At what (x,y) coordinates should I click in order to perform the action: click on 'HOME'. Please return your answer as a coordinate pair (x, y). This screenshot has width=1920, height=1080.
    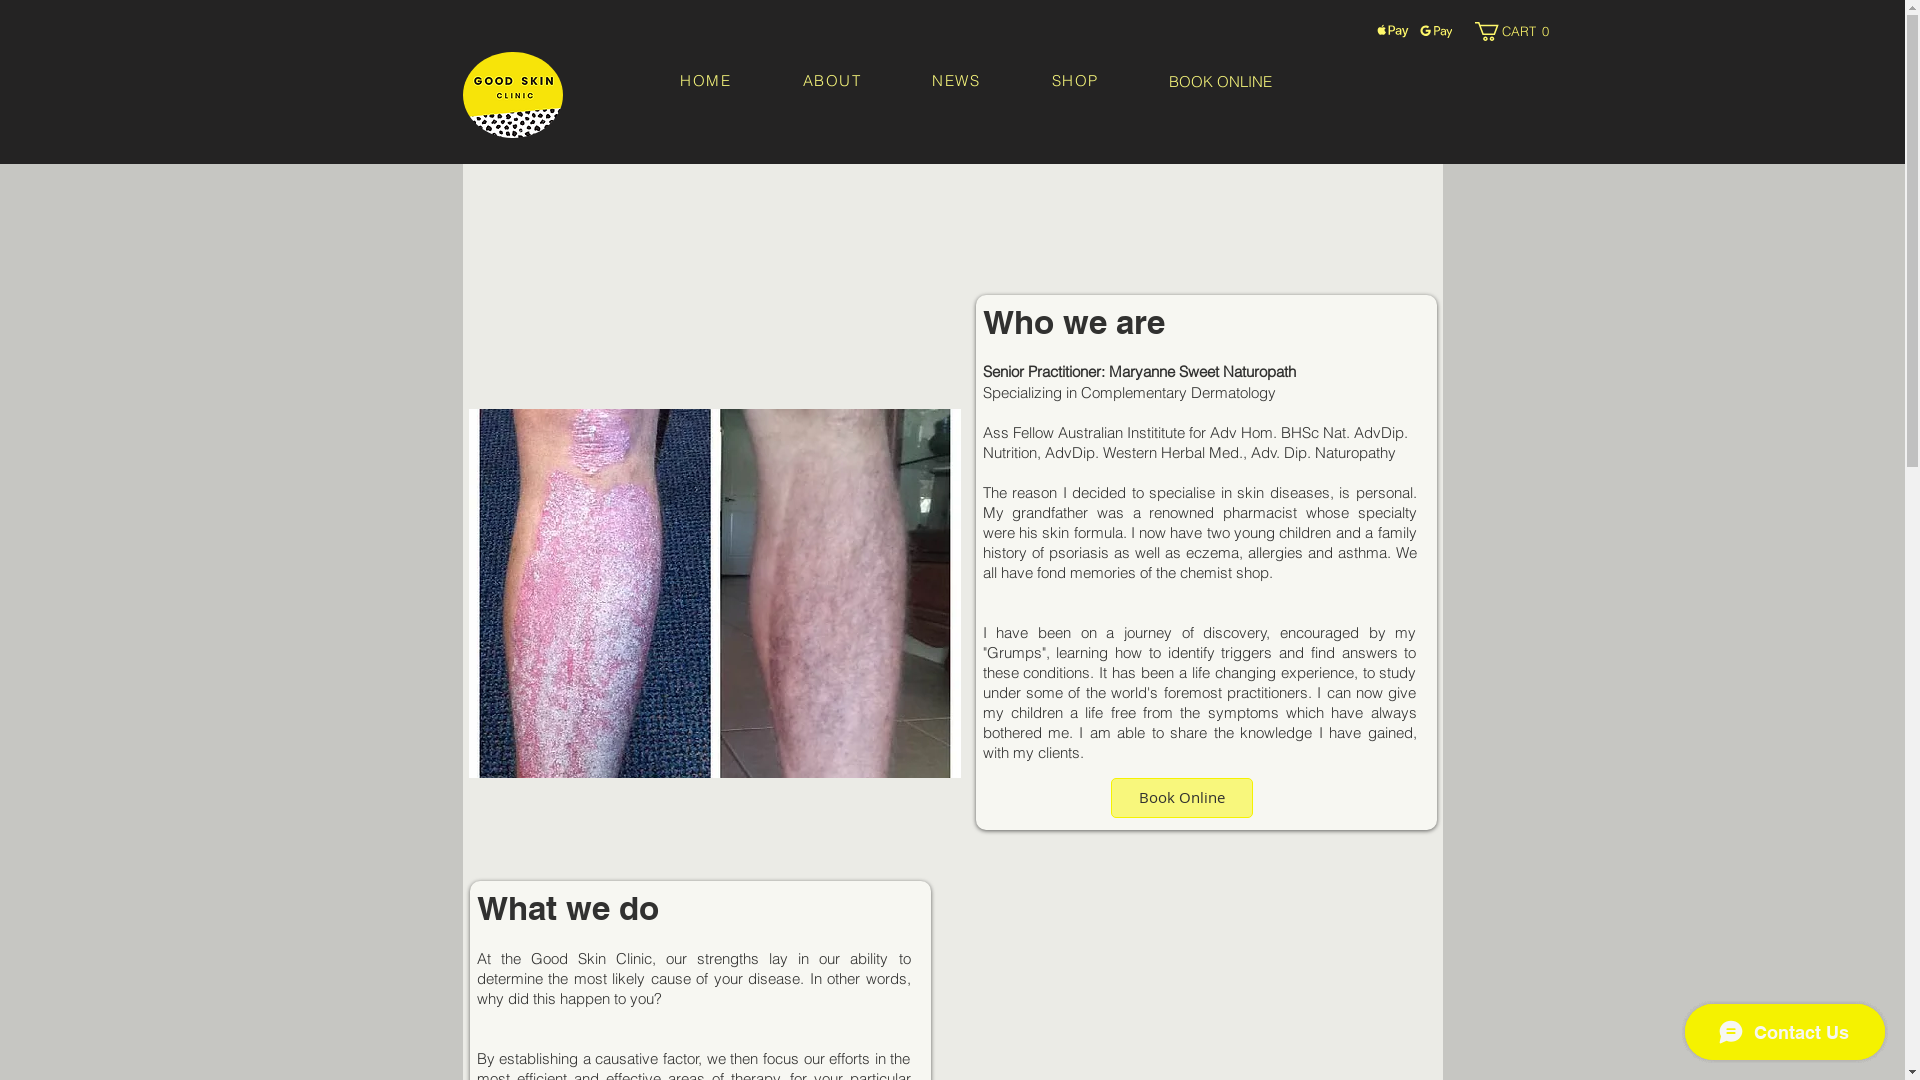
    Looking at the image, I should click on (705, 80).